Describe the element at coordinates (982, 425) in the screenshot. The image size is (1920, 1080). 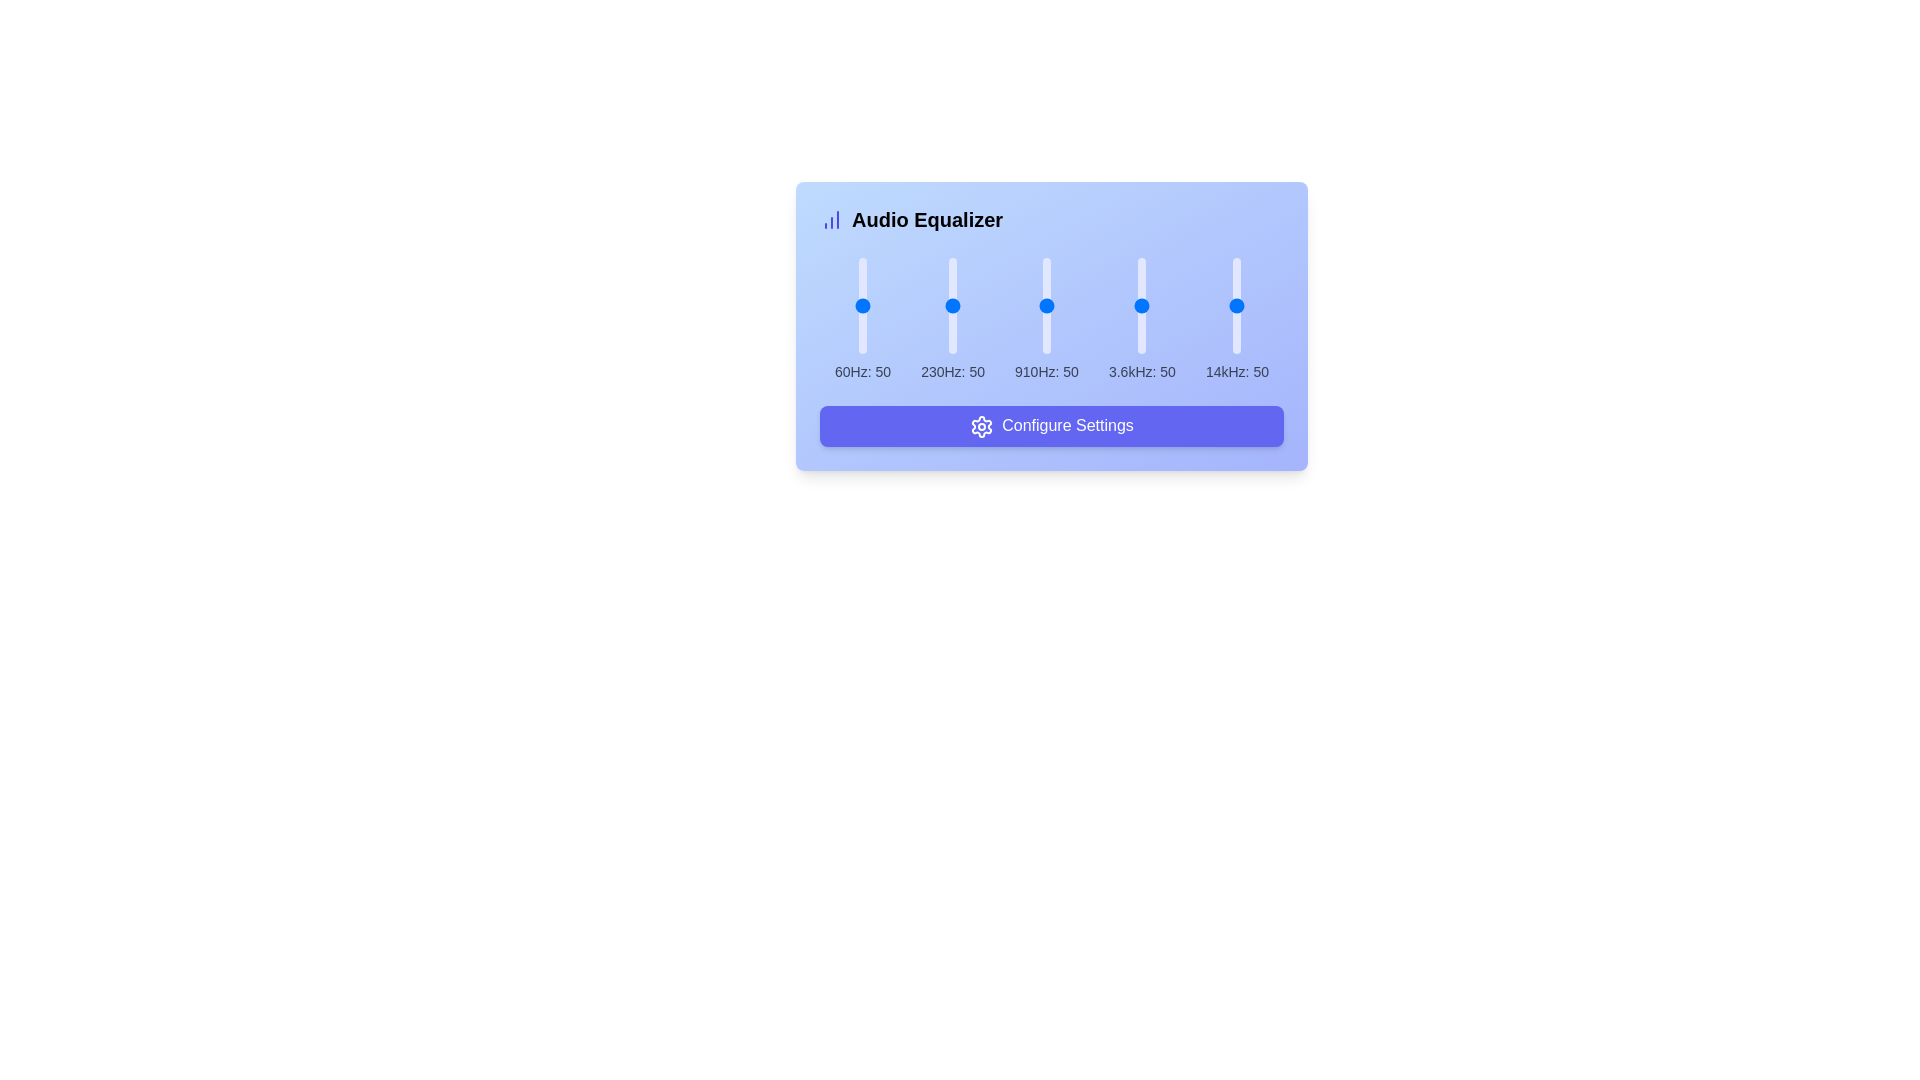
I see `the gear-shaped settings icon with an indigo background, located to the left of the 'Configure Settings' button` at that location.